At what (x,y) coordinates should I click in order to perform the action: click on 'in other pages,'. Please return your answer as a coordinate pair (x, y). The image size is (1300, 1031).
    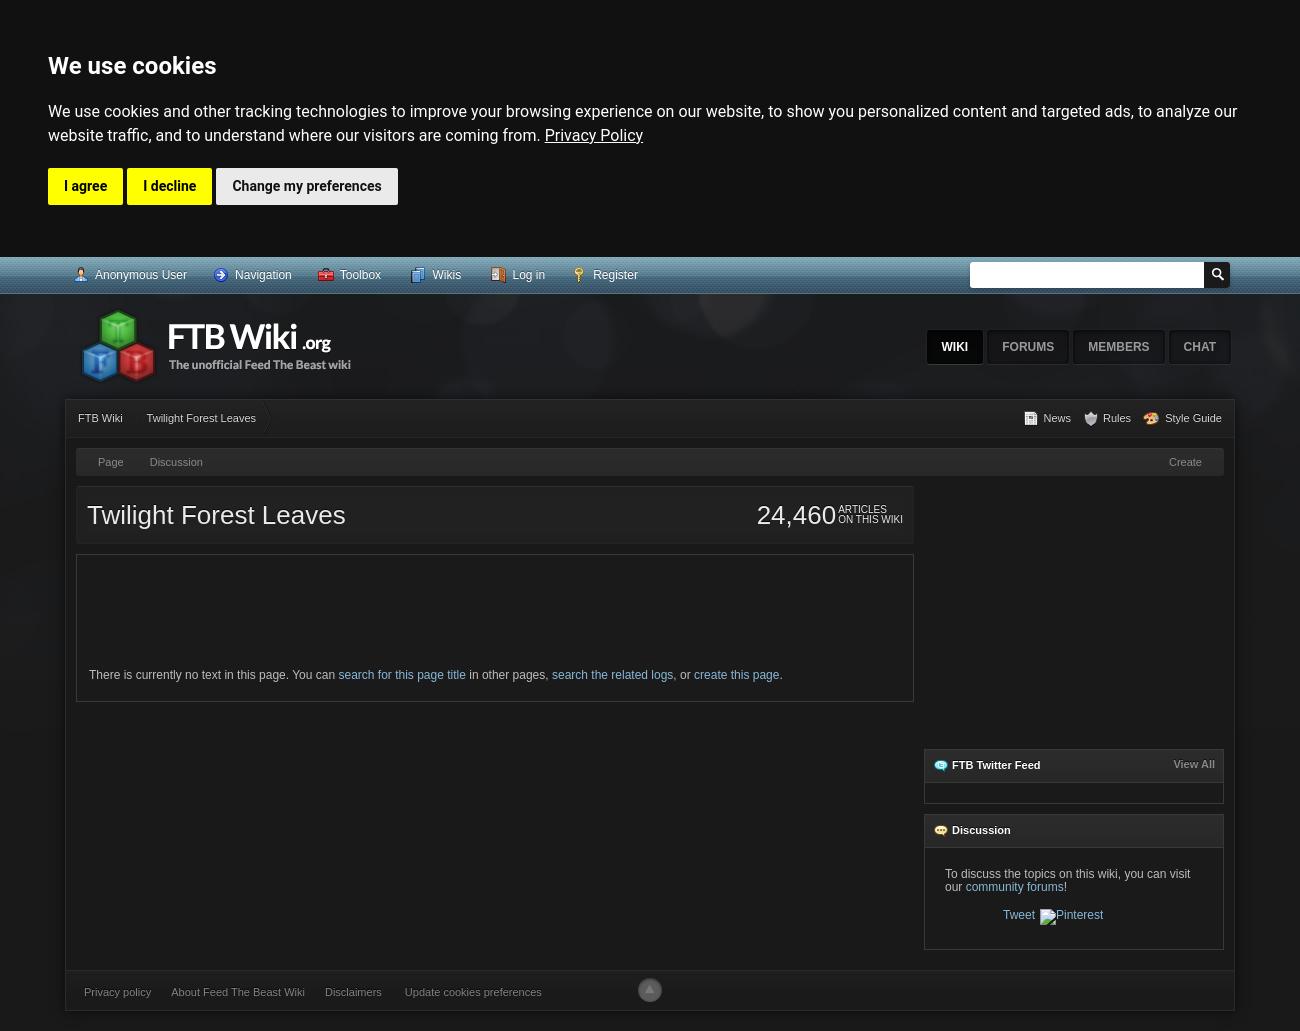
    Looking at the image, I should click on (508, 673).